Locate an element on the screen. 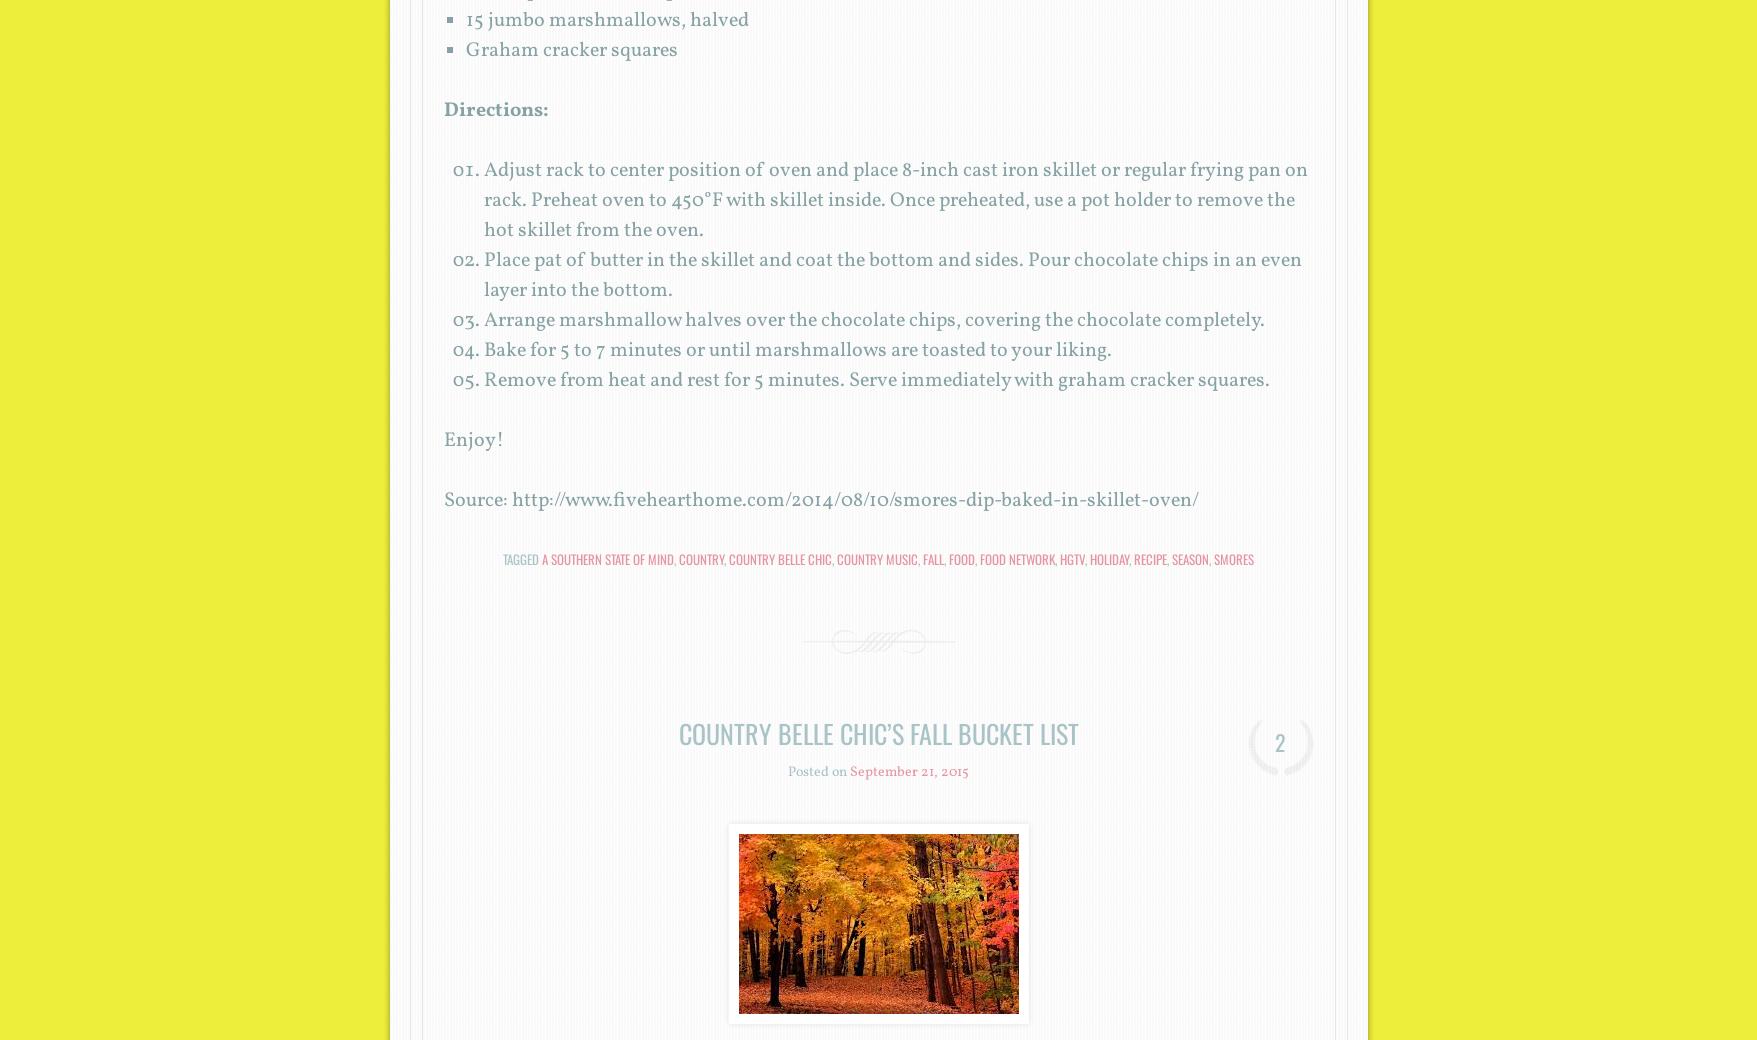  '15 jumbo marshmallows, halved' is located at coordinates (606, 20).